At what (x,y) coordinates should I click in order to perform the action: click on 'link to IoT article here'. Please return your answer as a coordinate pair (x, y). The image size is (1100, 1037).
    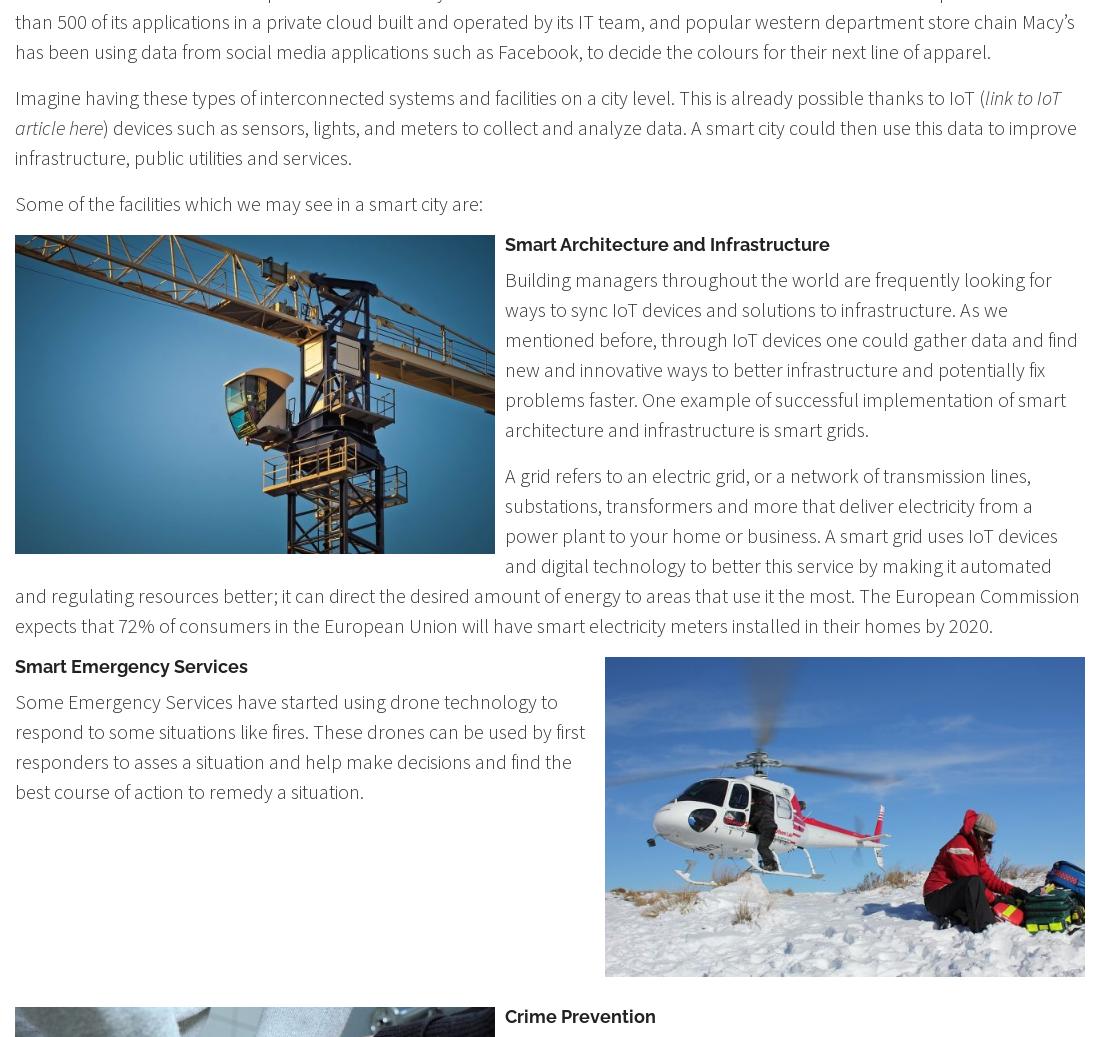
    Looking at the image, I should click on (13, 111).